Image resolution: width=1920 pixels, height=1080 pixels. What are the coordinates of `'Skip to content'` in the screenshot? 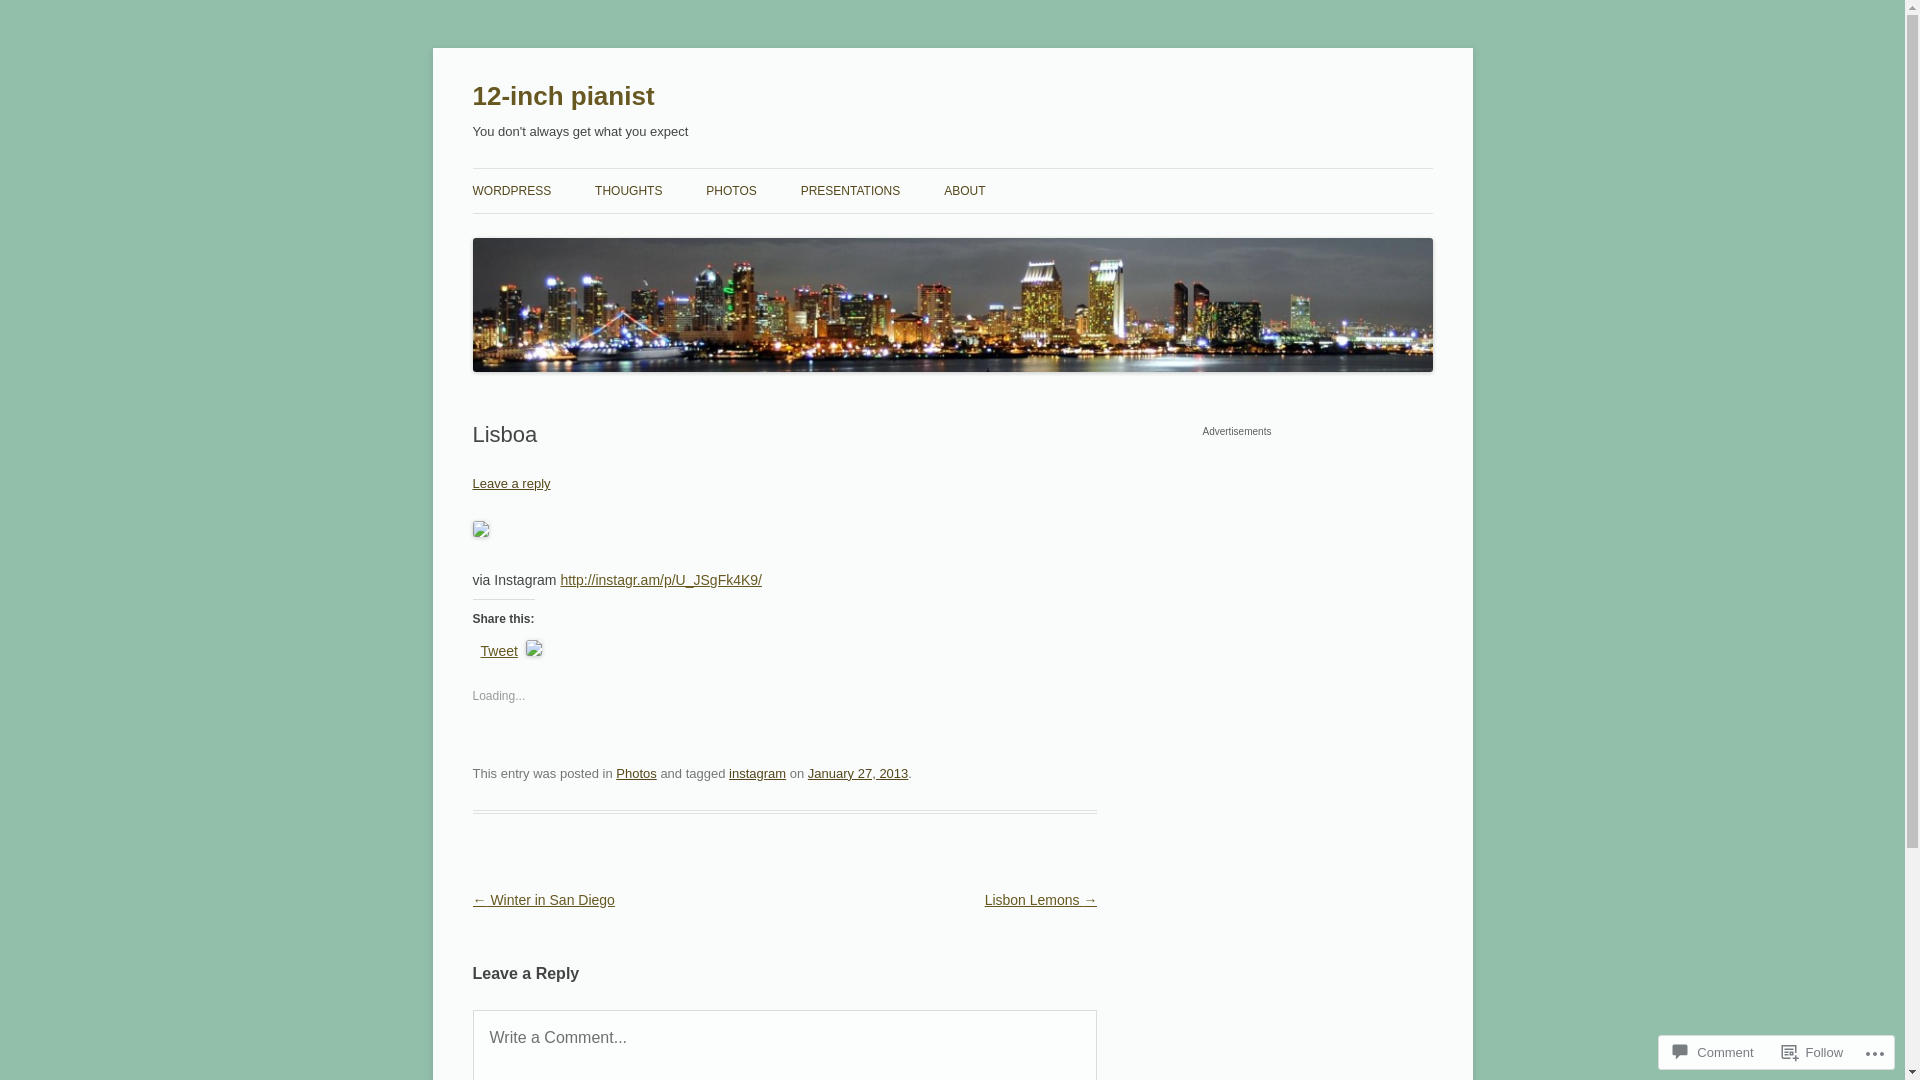 It's located at (951, 167).